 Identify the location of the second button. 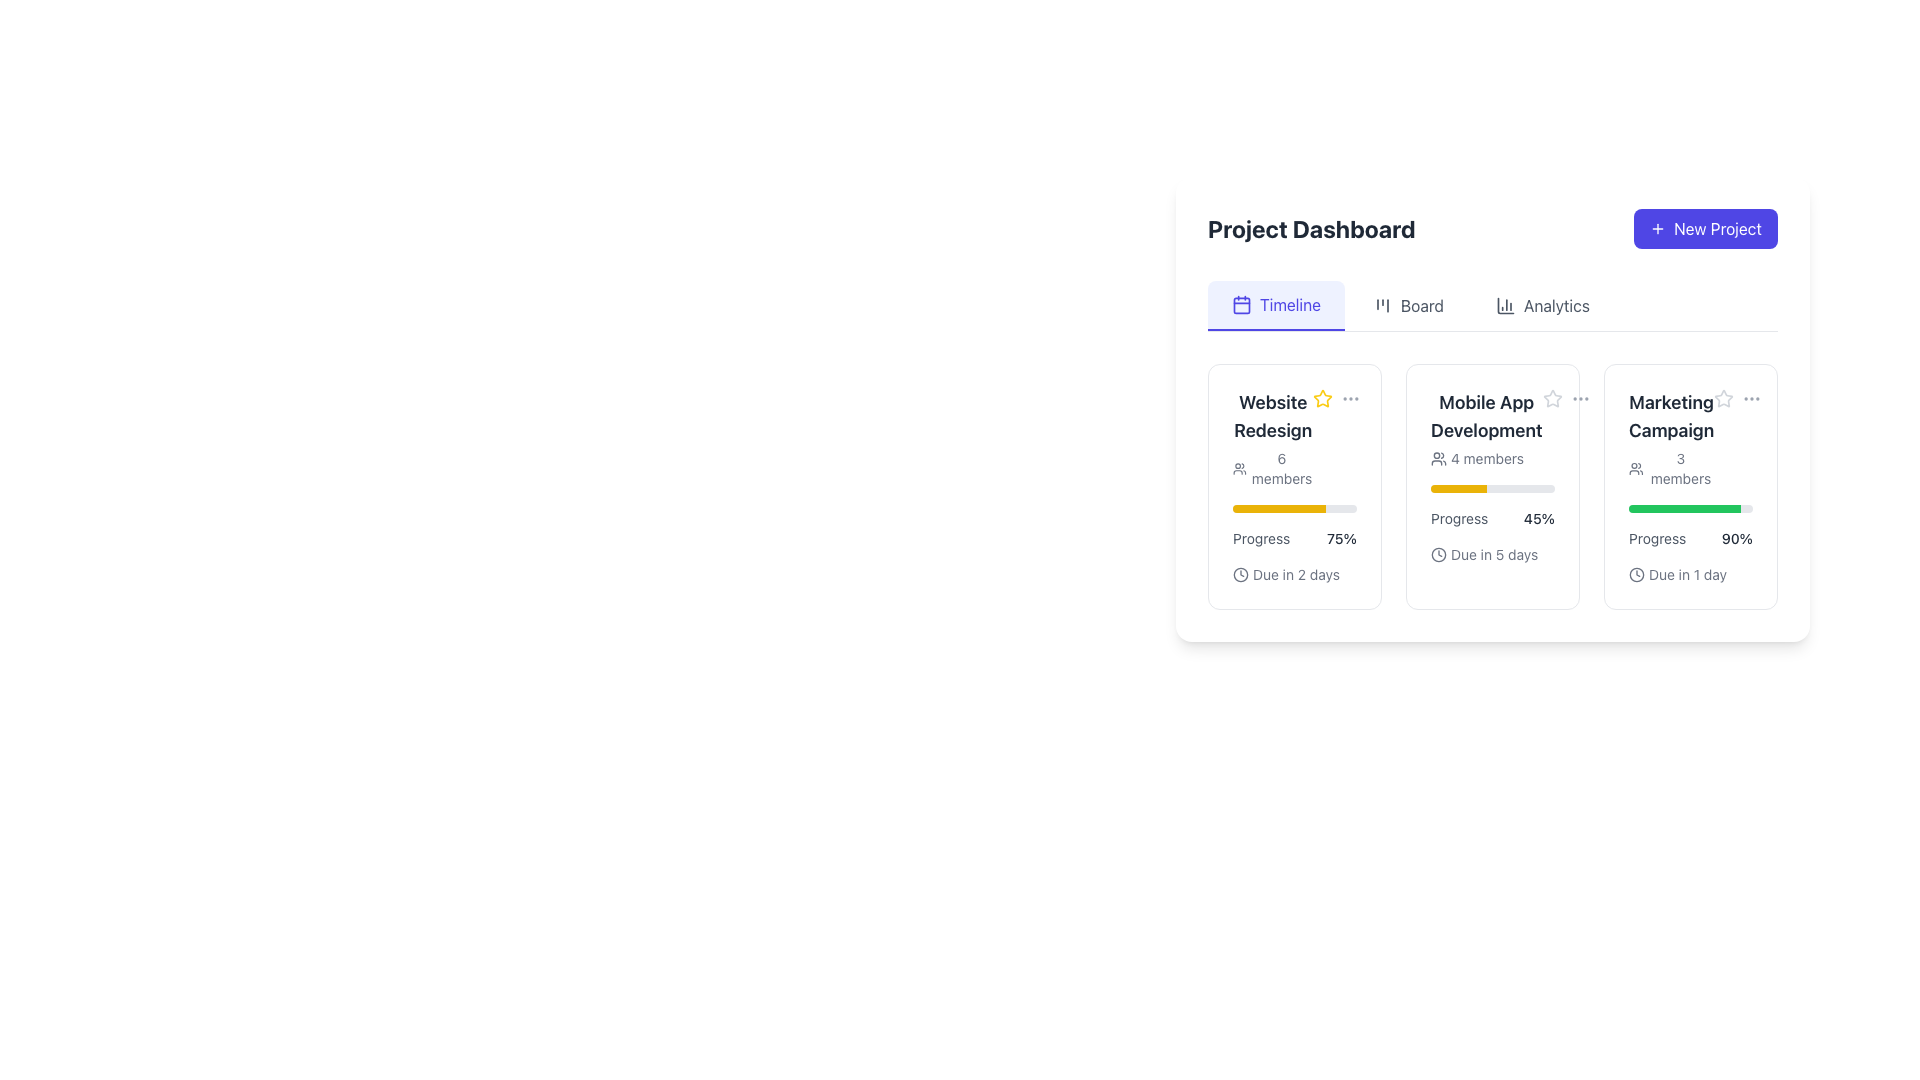
(1407, 305).